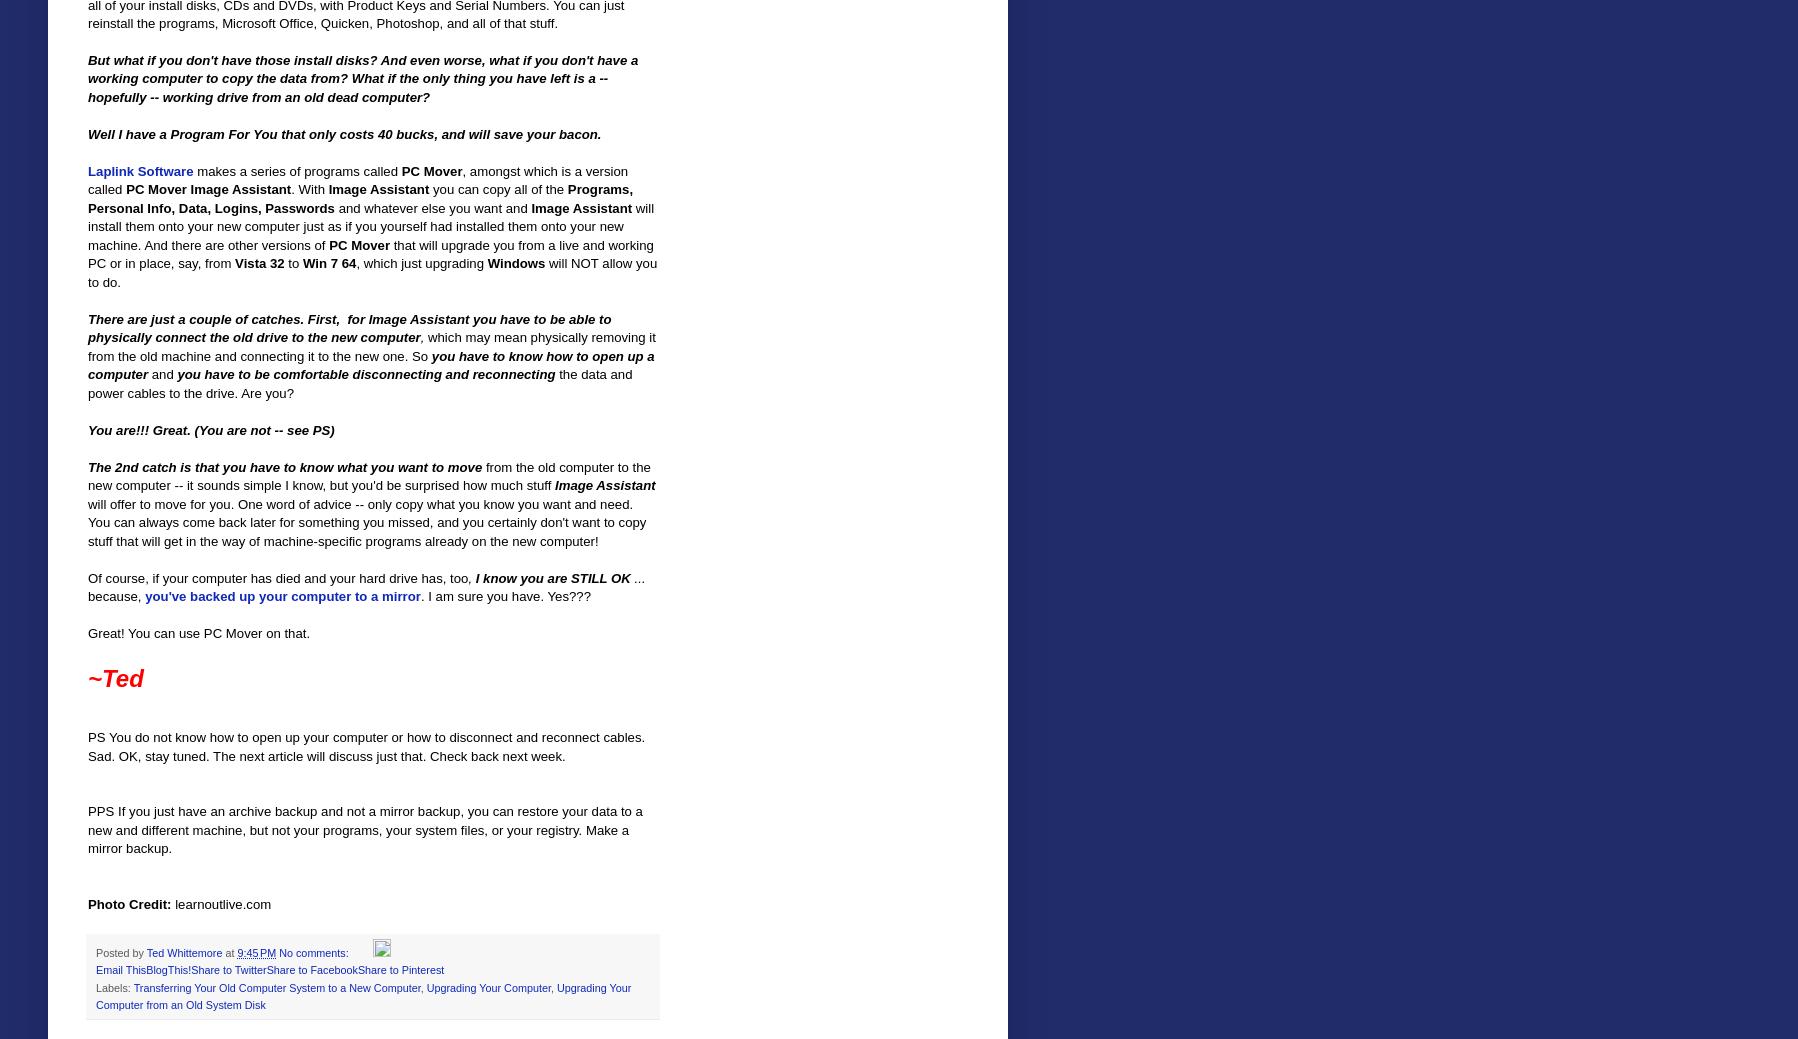 The height and width of the screenshot is (1039, 1798). I want to click on 'Programs, Personal Info, Data, Logins, Passwords', so click(359, 198).